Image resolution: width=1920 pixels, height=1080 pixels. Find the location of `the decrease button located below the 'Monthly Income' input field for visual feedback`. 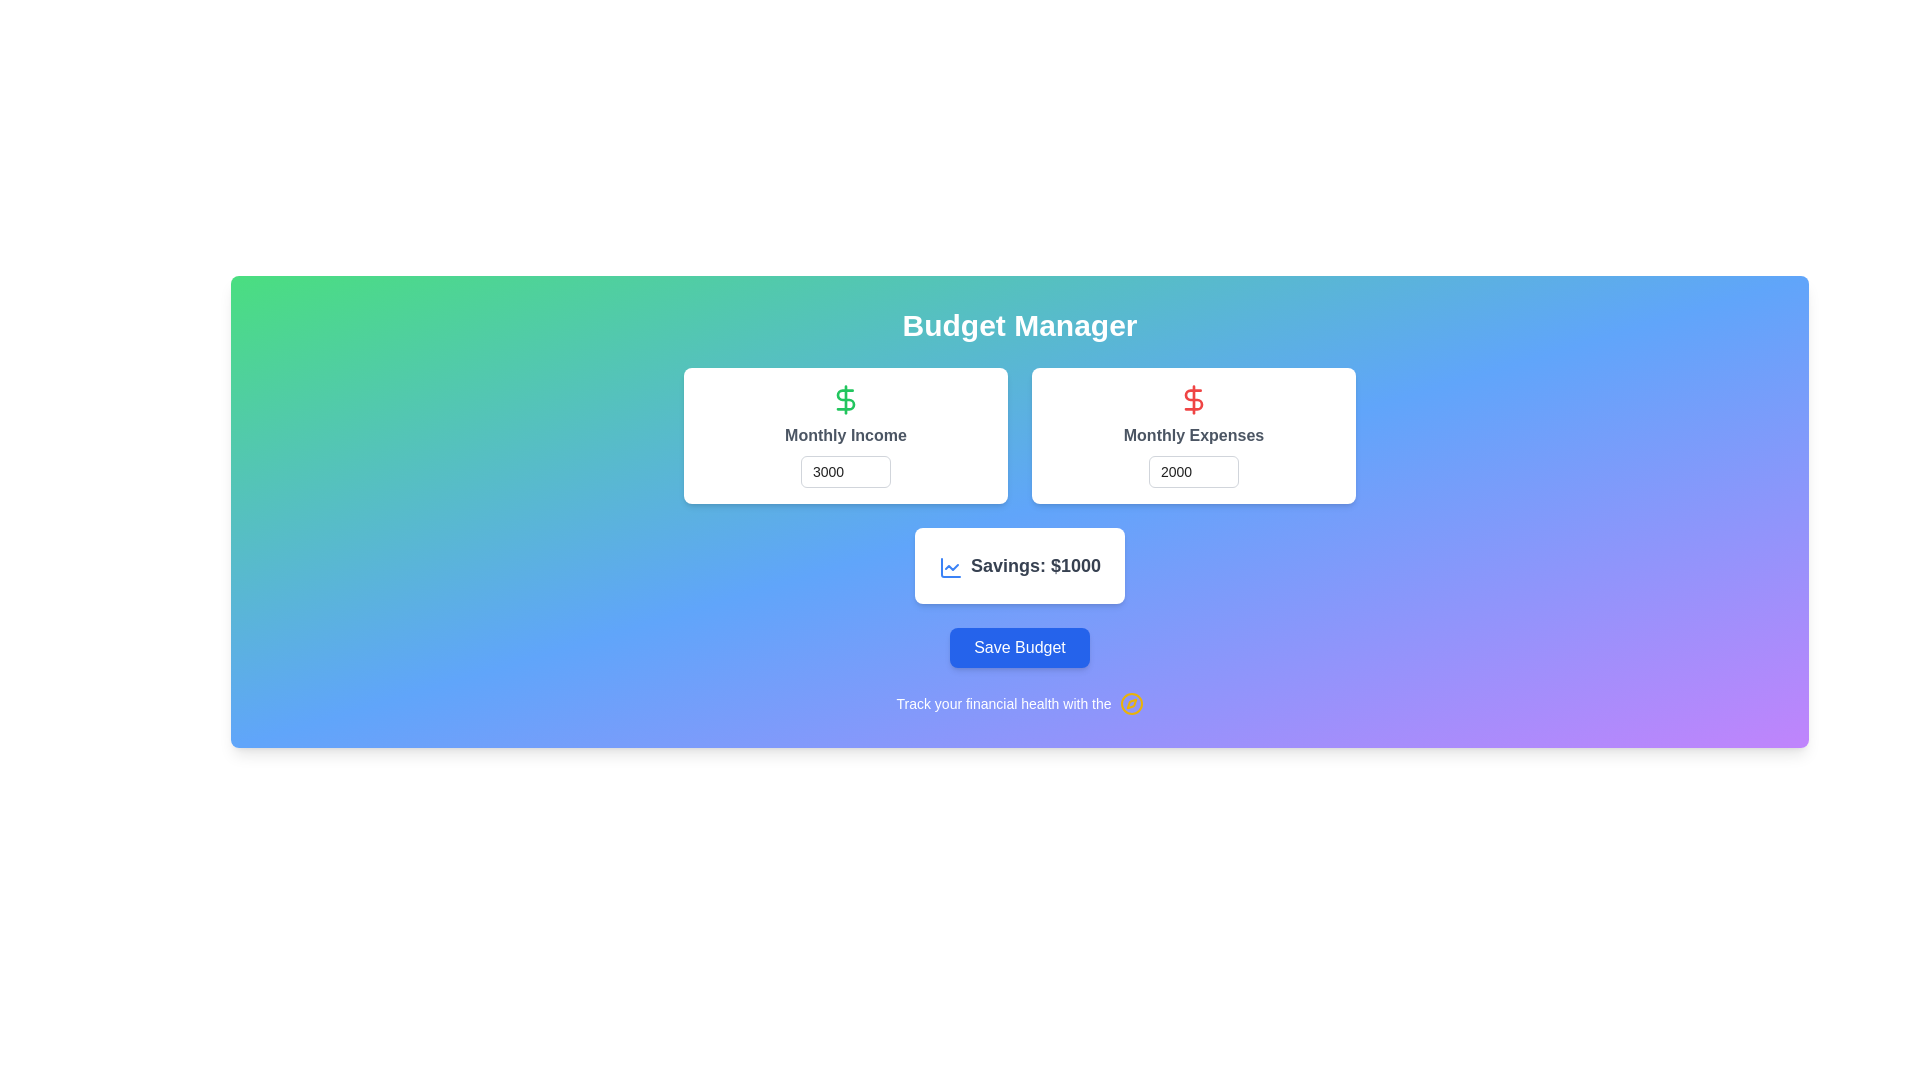

the decrease button located below the 'Monthly Income' input field for visual feedback is located at coordinates (889, 479).